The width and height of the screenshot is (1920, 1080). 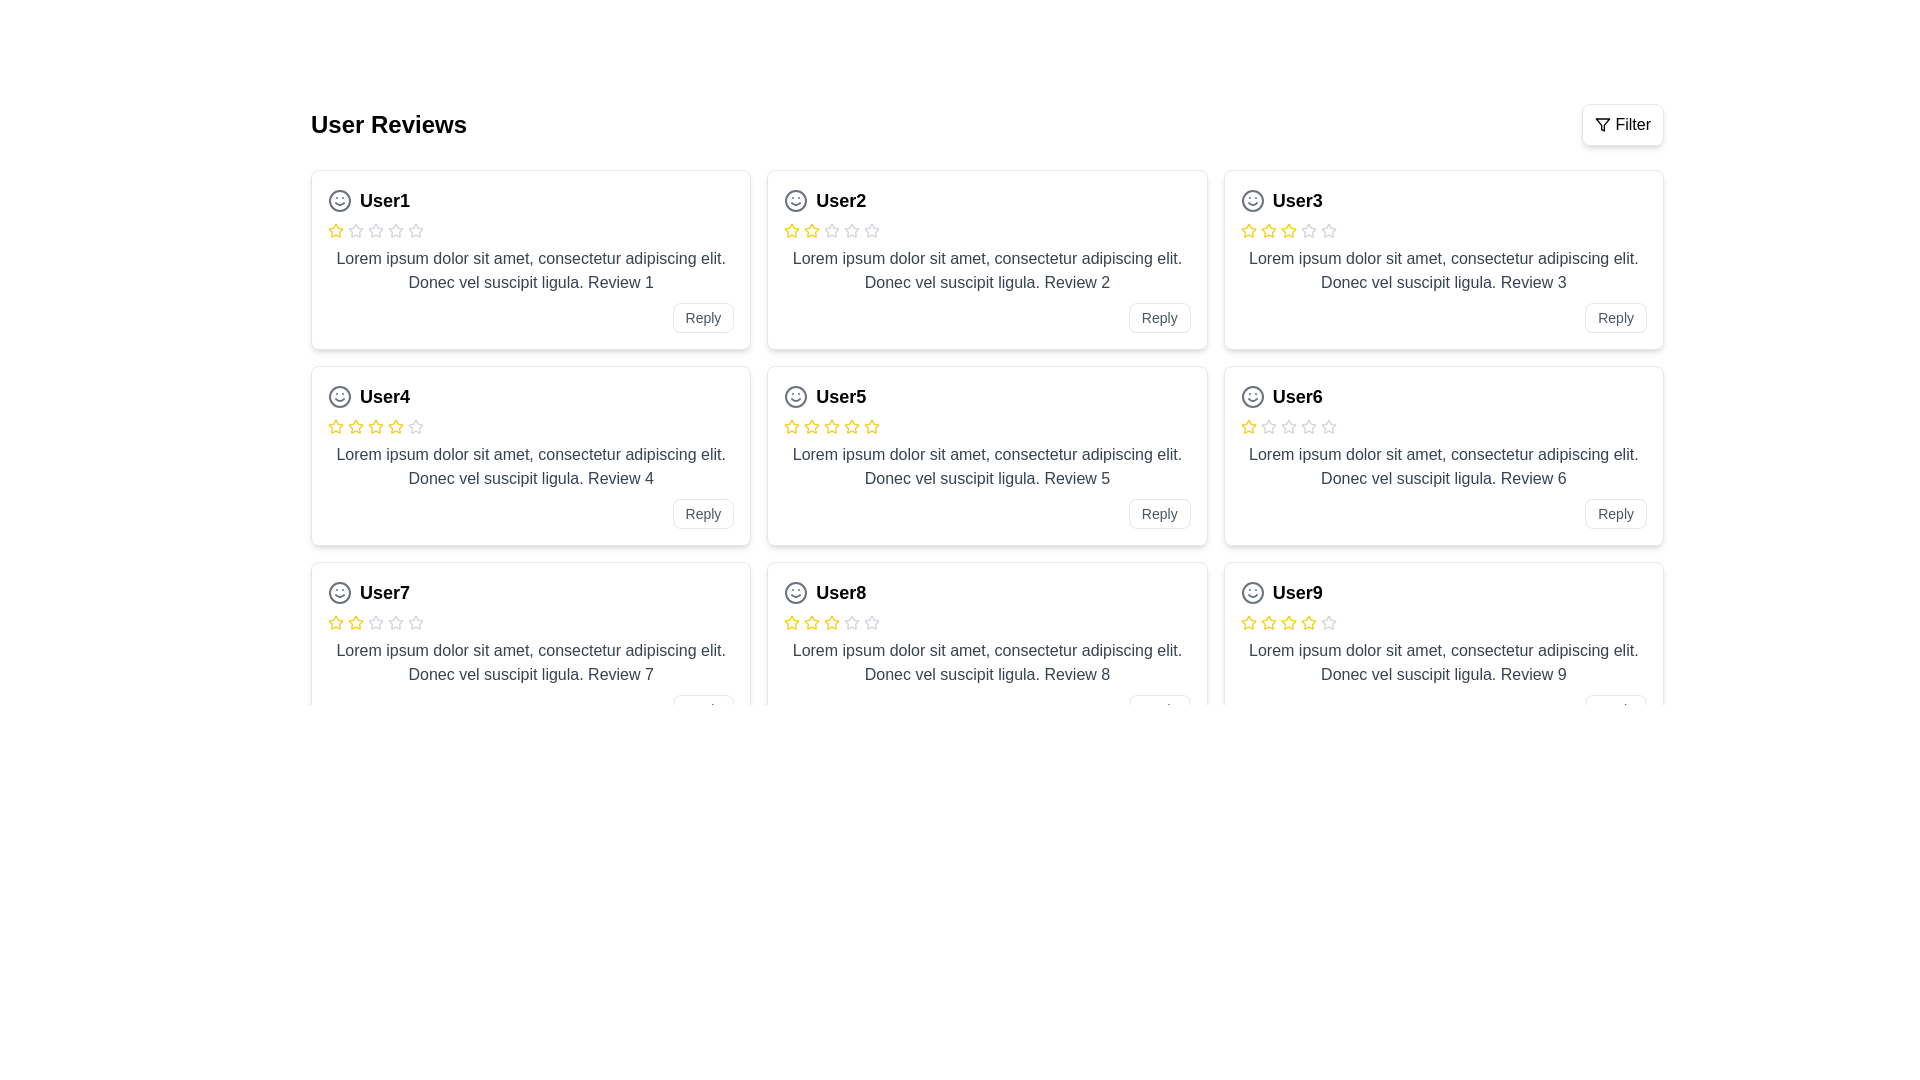 I want to click on the fourth yellow star icon in the rating indicator for 'User3' within the review card, so click(x=1288, y=230).